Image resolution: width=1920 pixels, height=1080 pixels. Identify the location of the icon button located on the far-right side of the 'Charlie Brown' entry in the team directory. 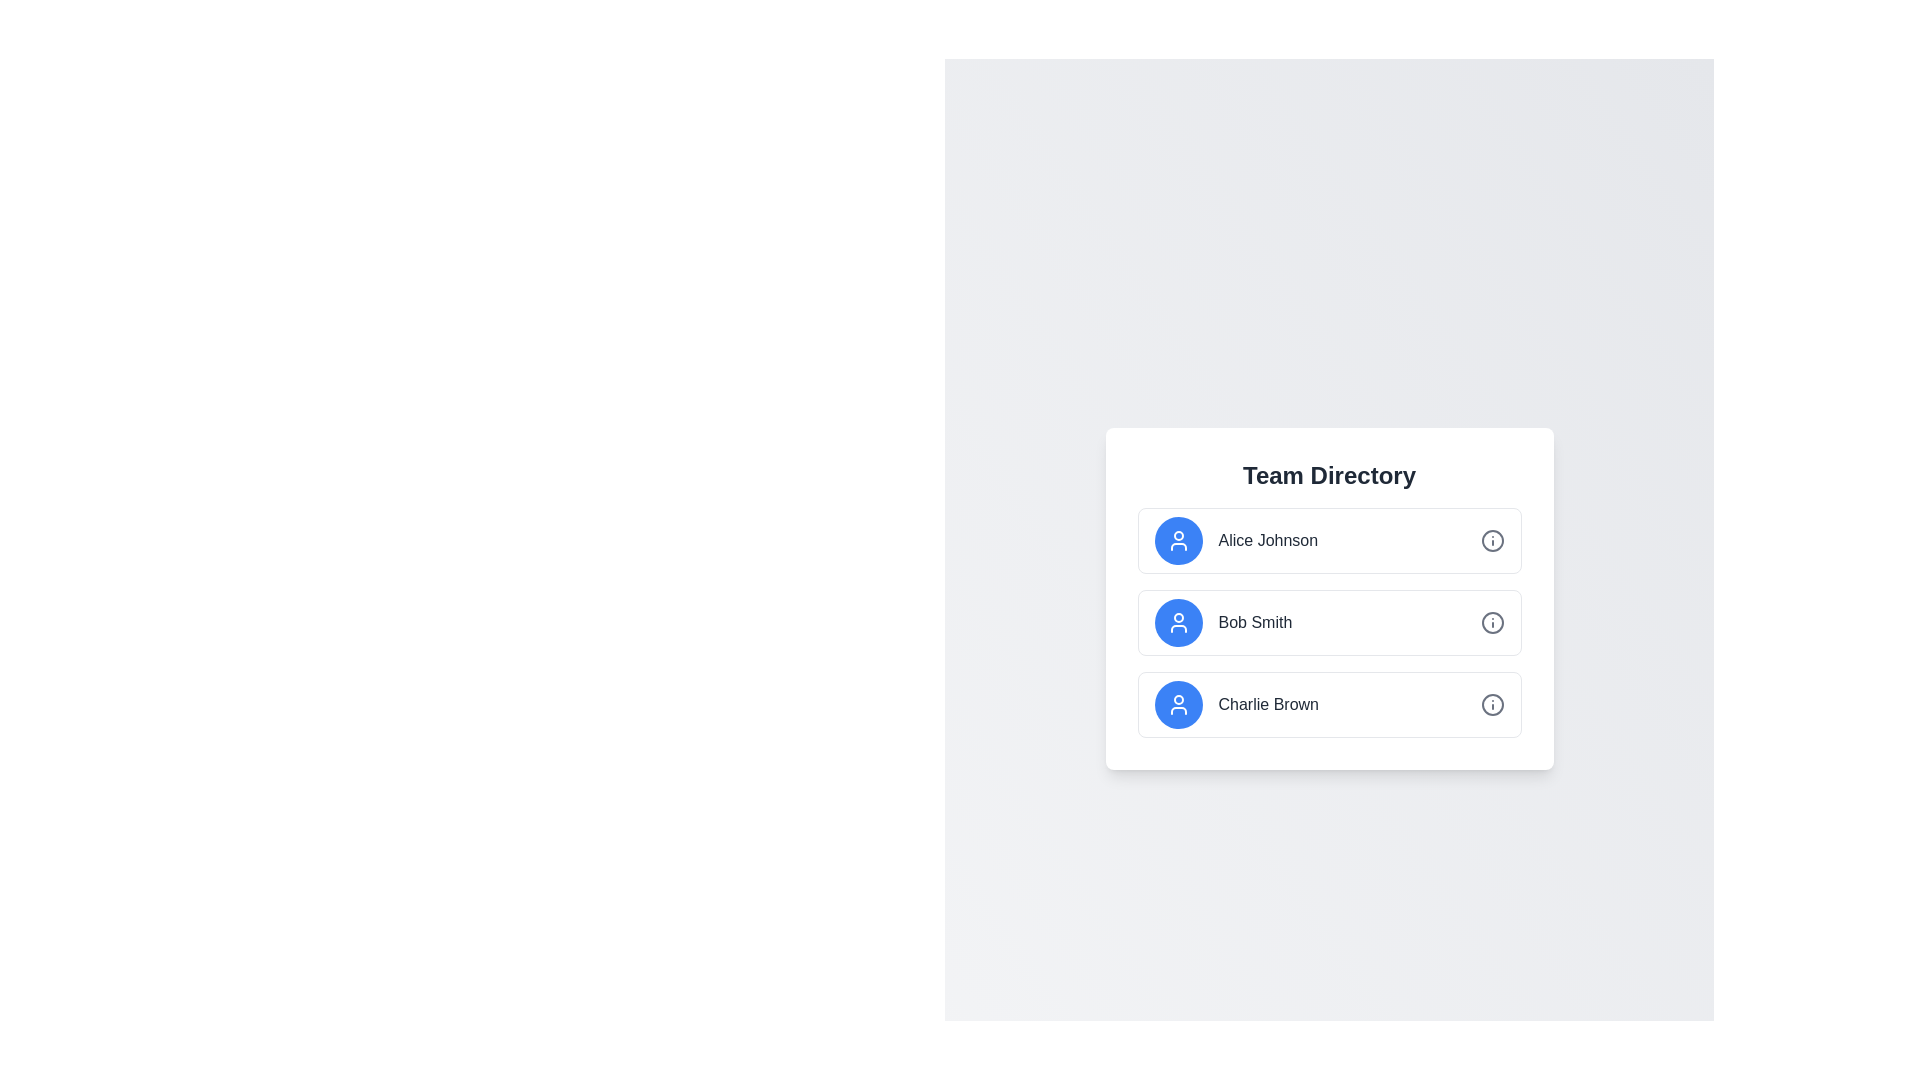
(1492, 704).